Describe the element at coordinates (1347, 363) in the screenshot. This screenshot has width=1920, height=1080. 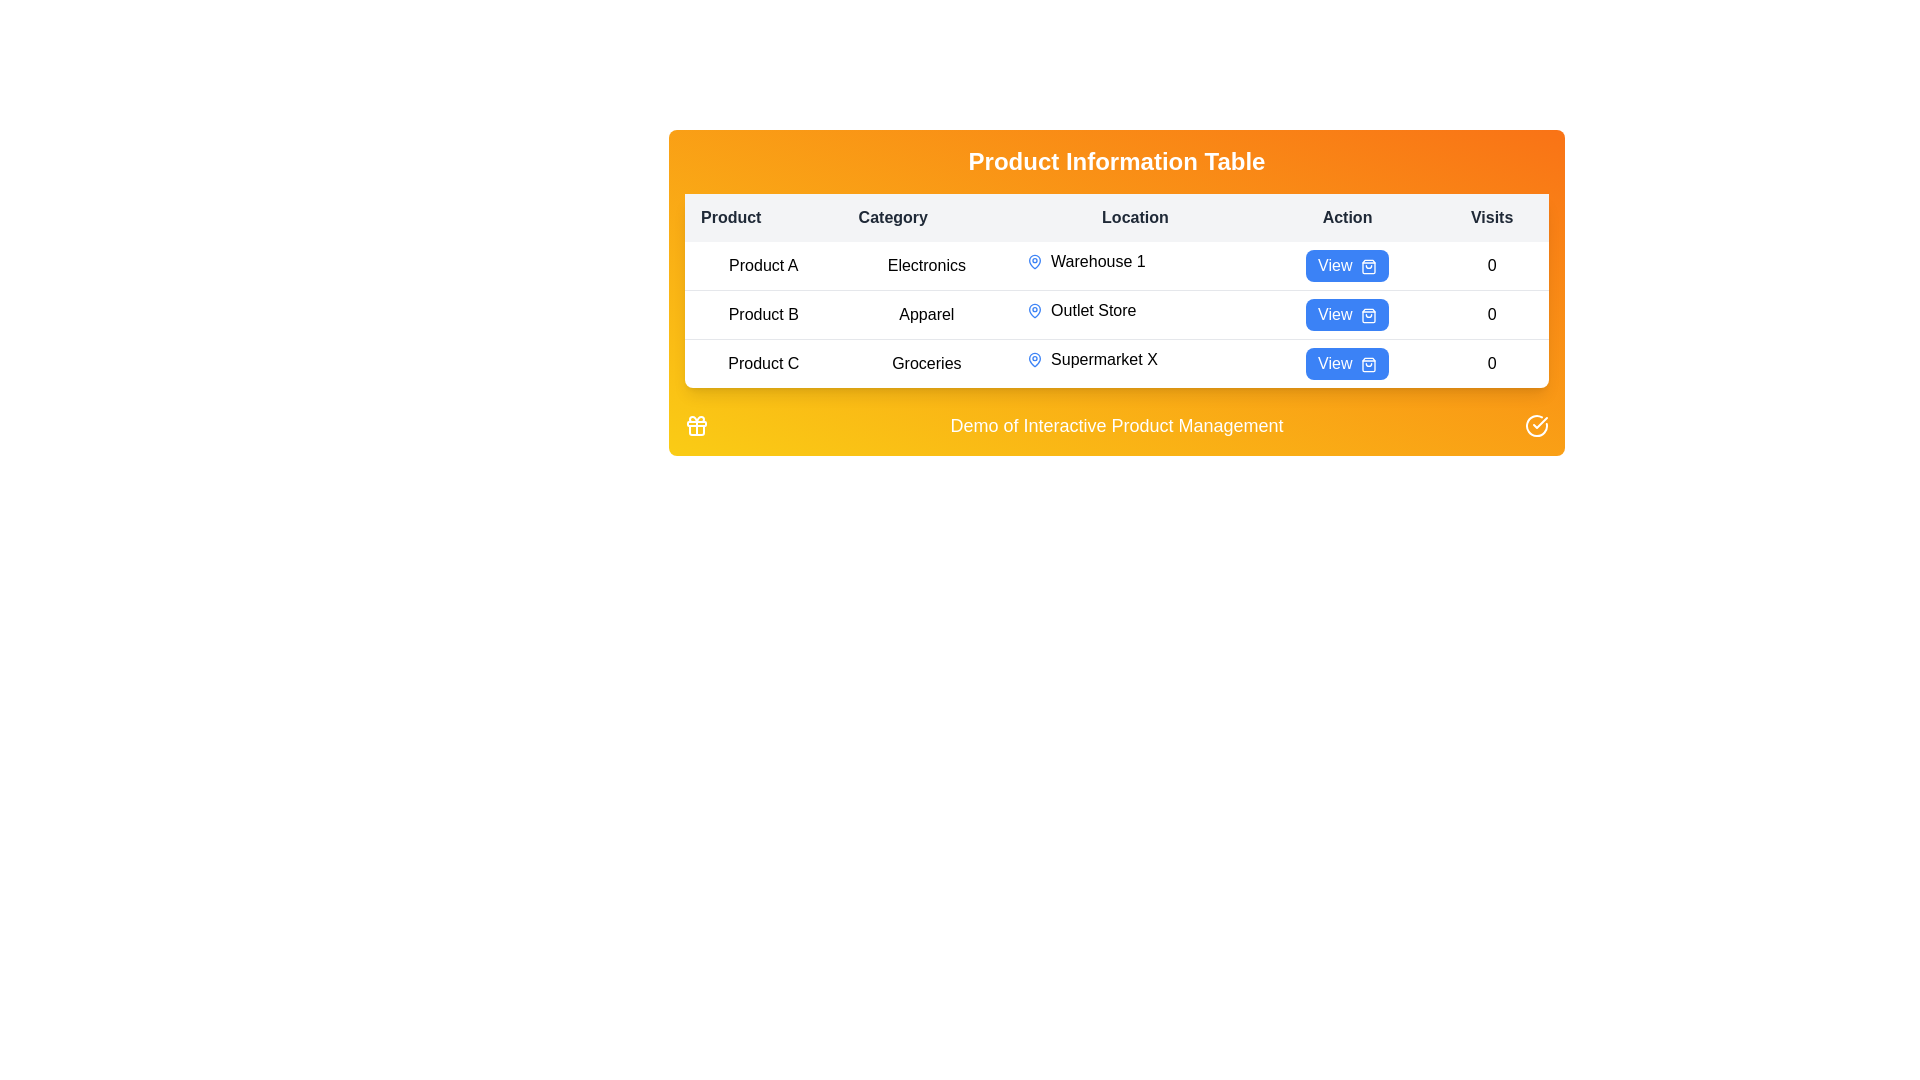
I see `the button in the 'Action' column of the third row` at that location.